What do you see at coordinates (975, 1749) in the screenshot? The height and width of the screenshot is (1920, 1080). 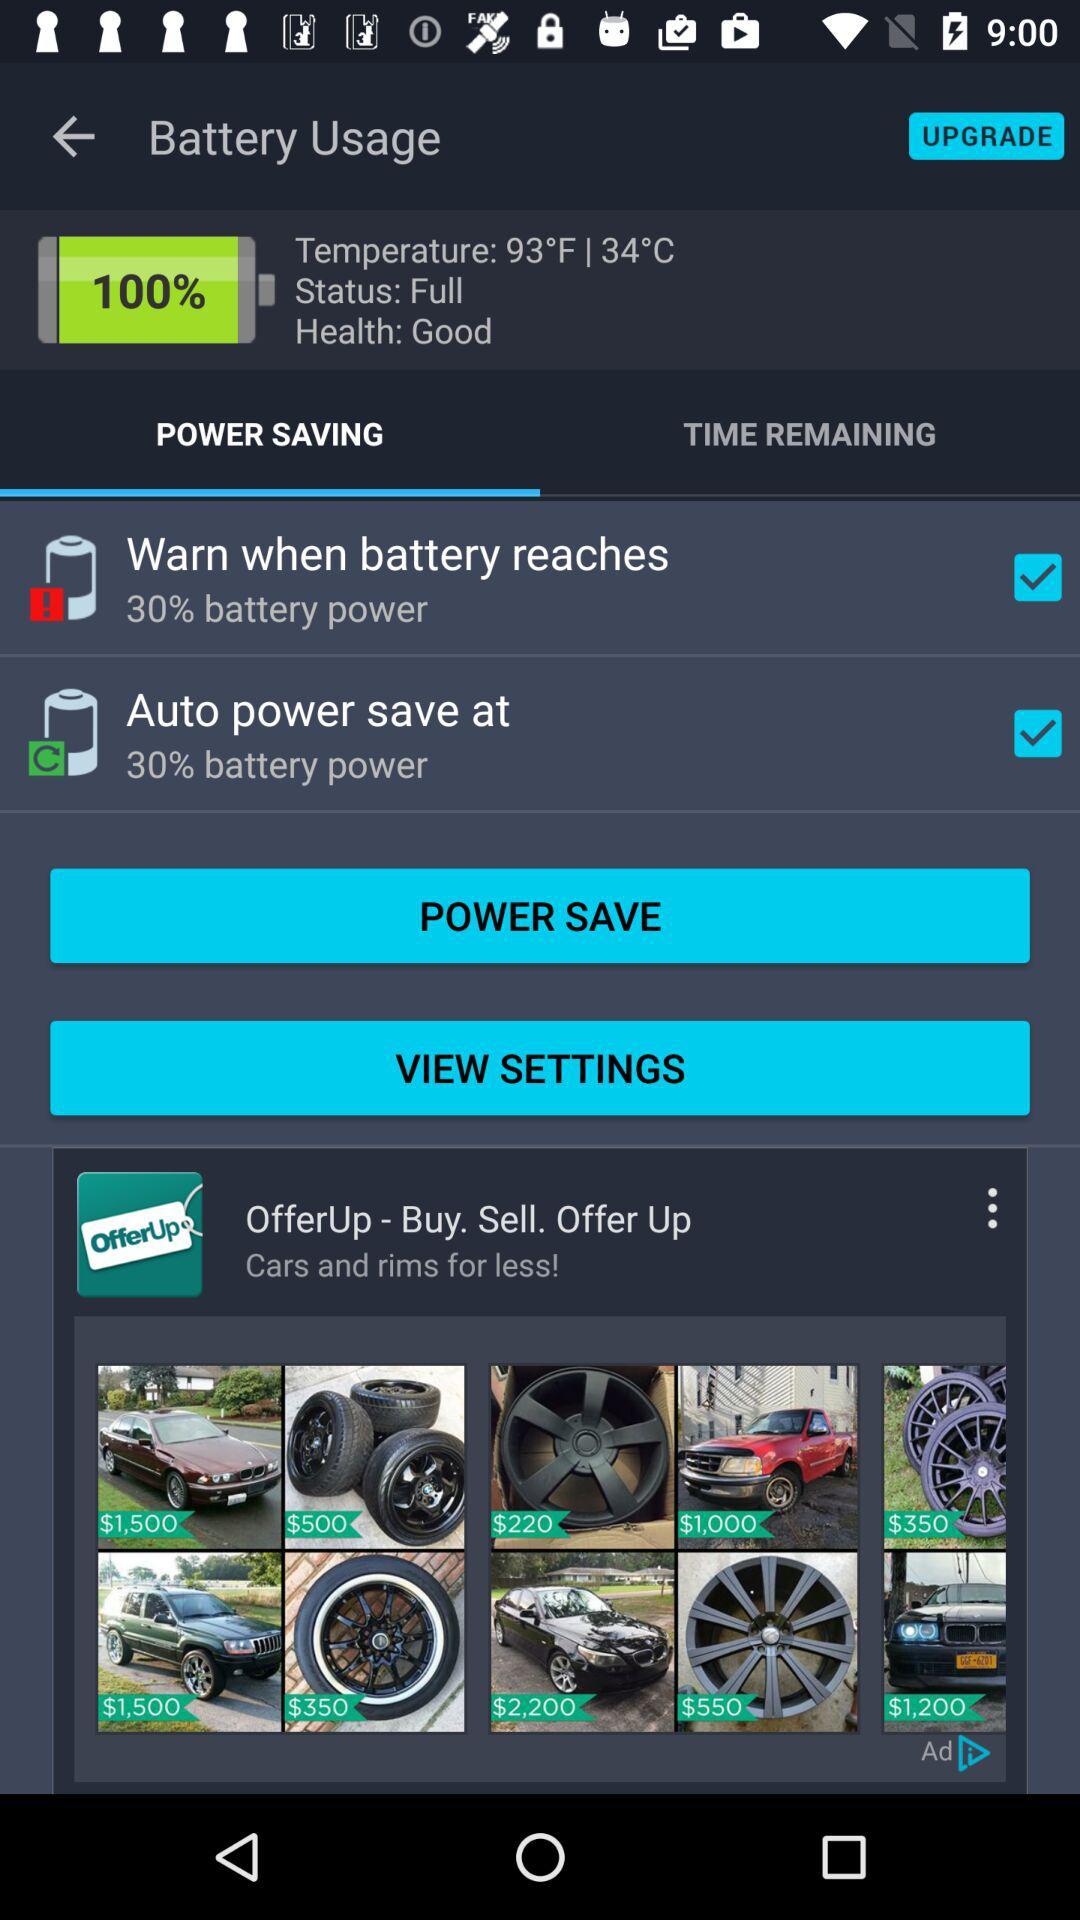 I see `advertisement choices` at bounding box center [975, 1749].